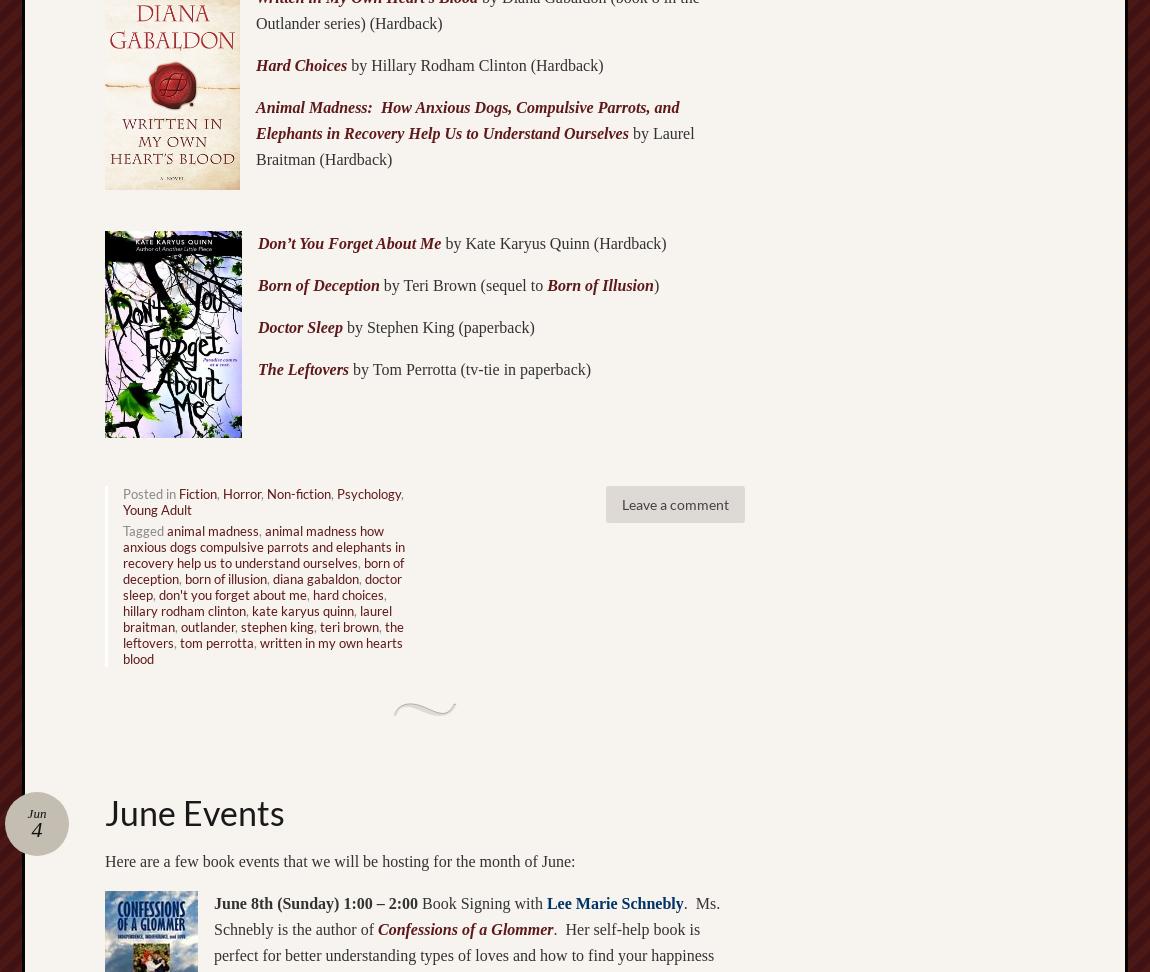 Image resolution: width=1150 pixels, height=972 pixels. I want to click on 'Psychology', so click(369, 492).